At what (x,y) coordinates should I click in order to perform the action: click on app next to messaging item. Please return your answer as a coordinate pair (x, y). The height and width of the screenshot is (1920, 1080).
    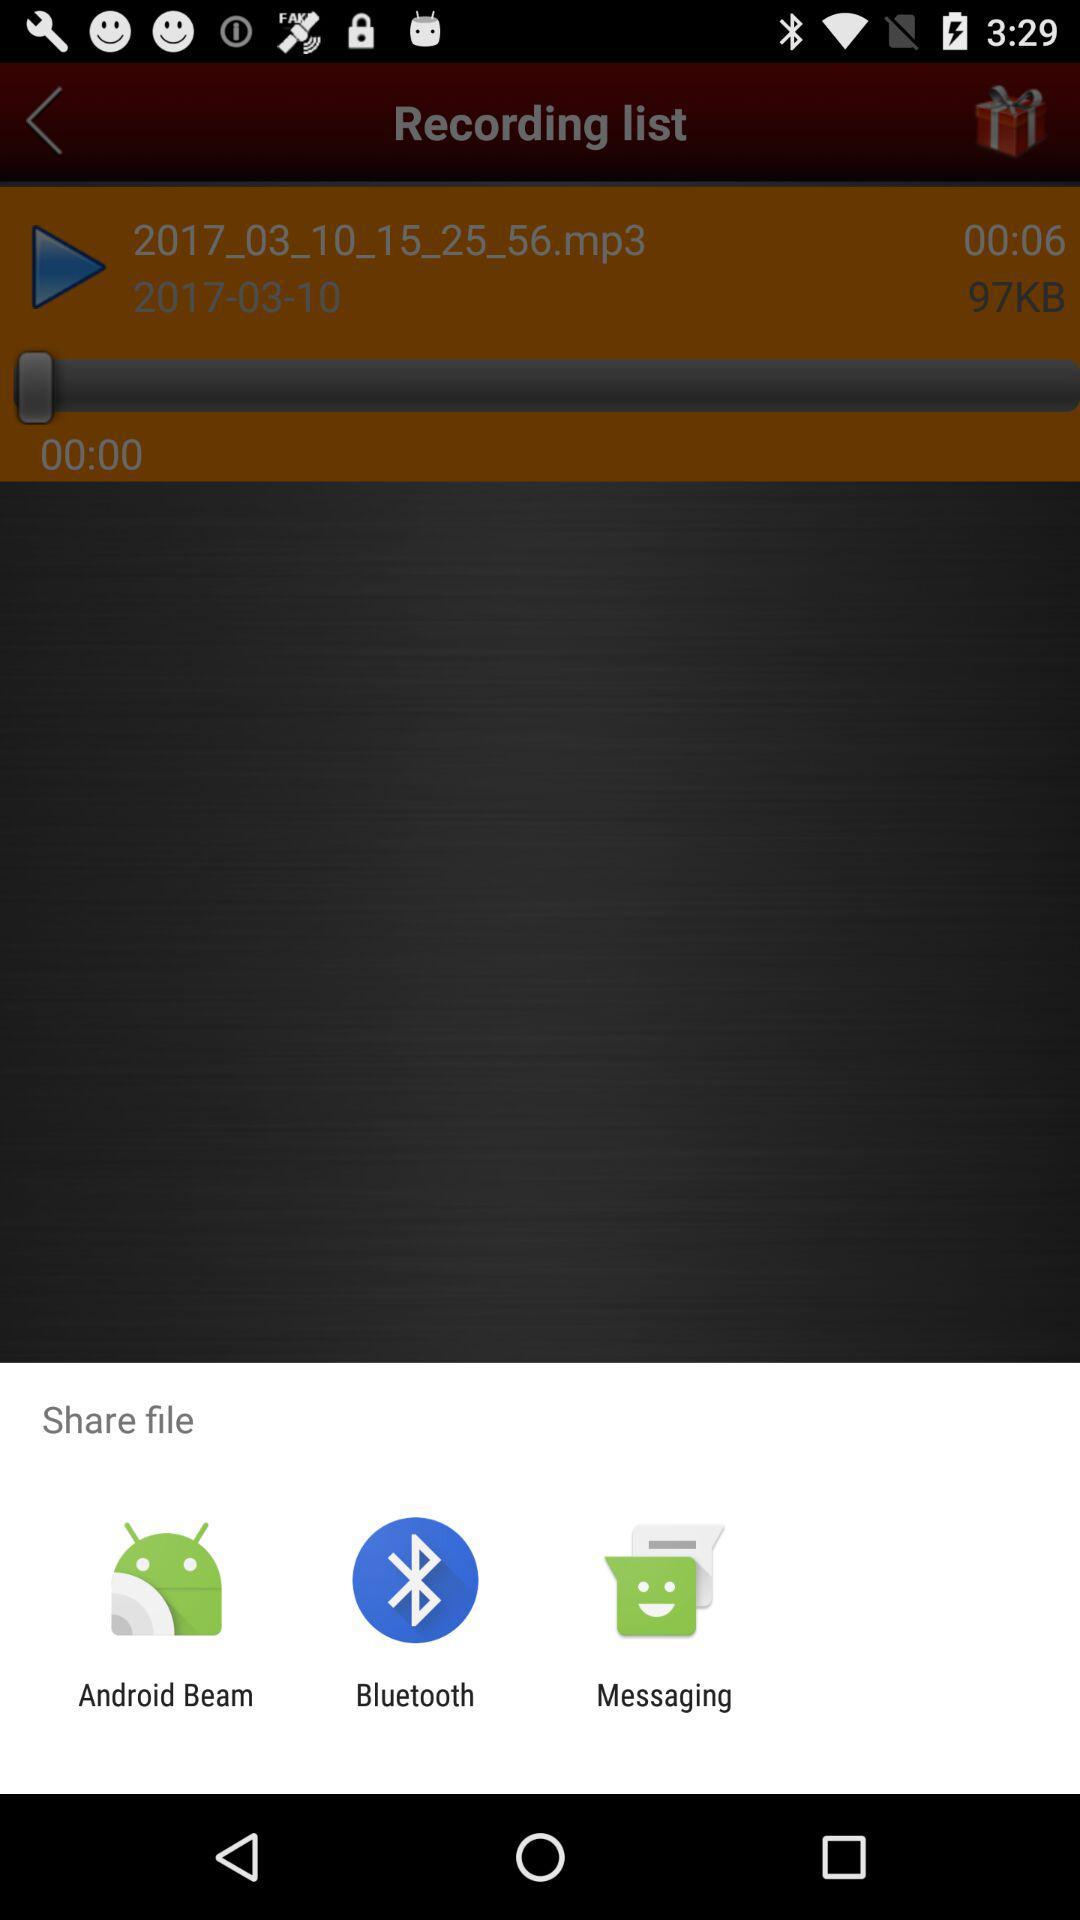
    Looking at the image, I should click on (414, 1711).